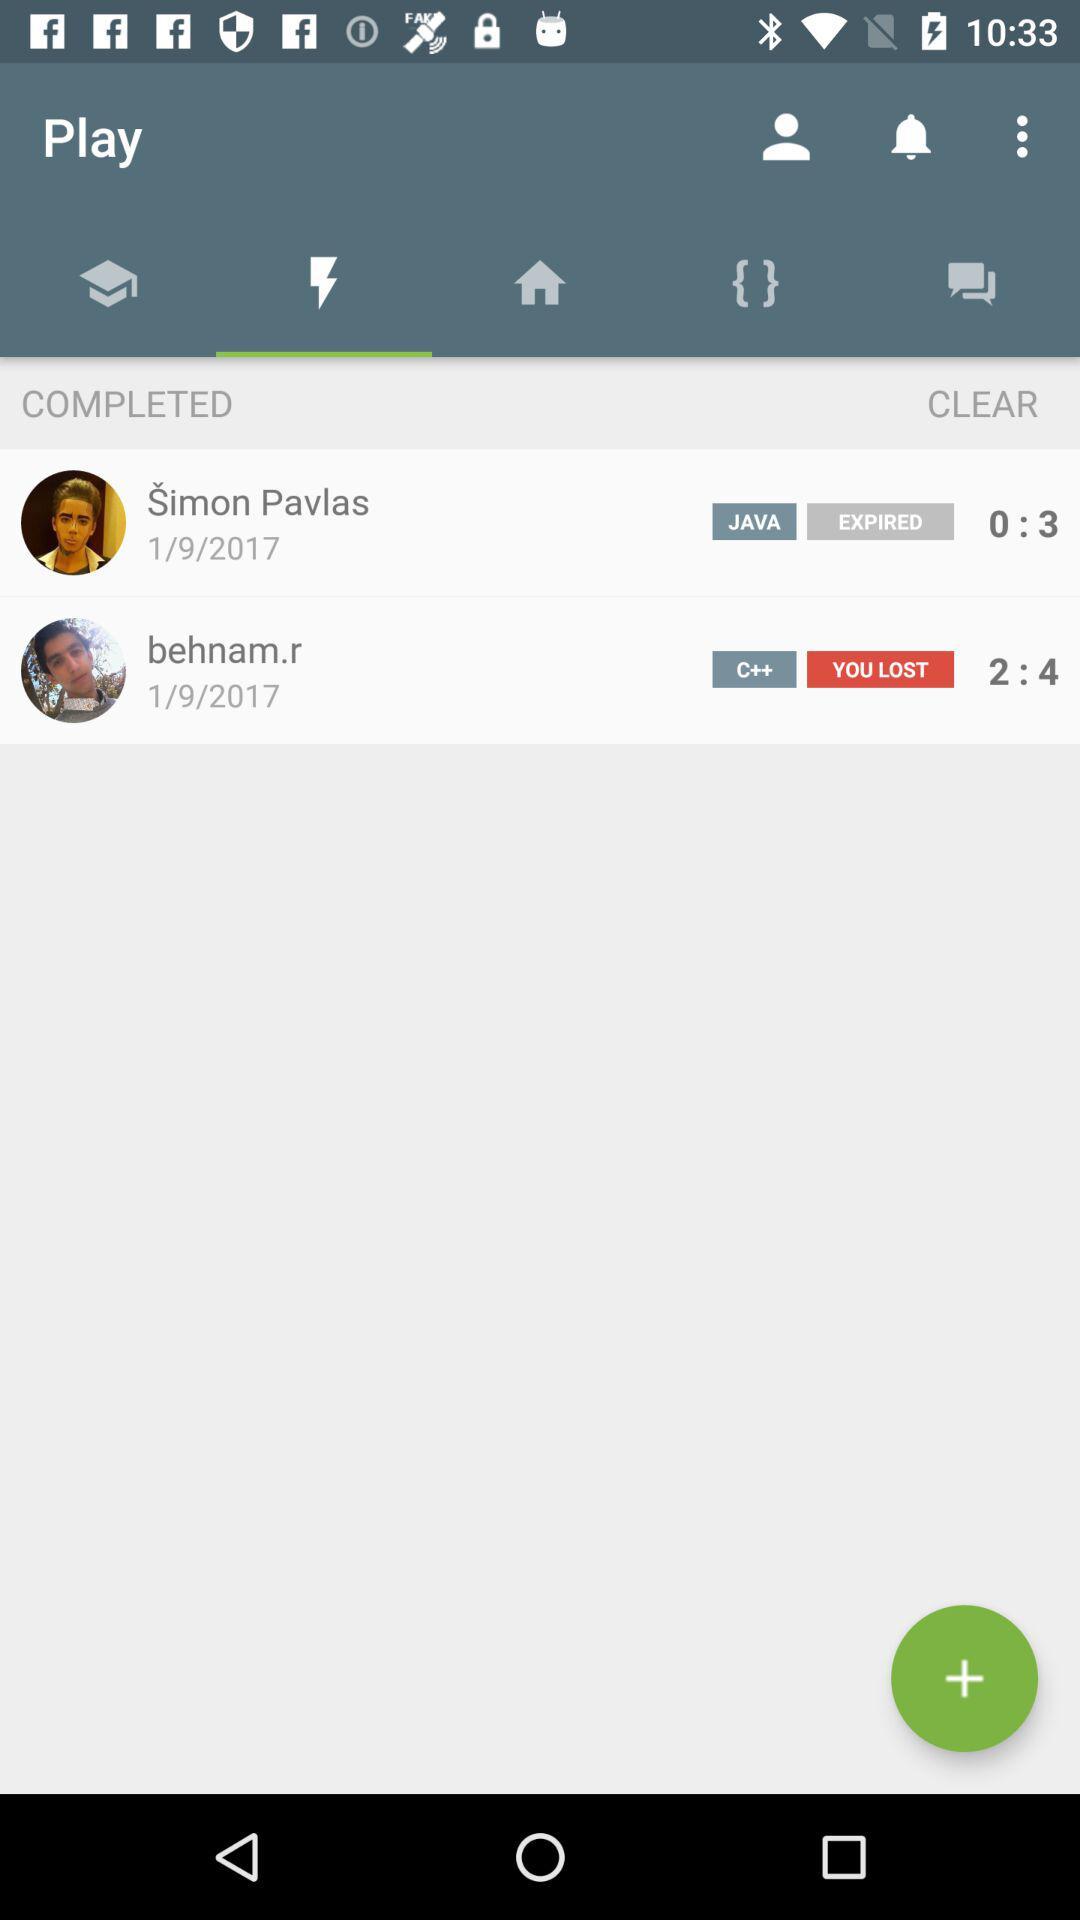 This screenshot has height=1920, width=1080. I want to click on item next to the completed item, so click(945, 401).